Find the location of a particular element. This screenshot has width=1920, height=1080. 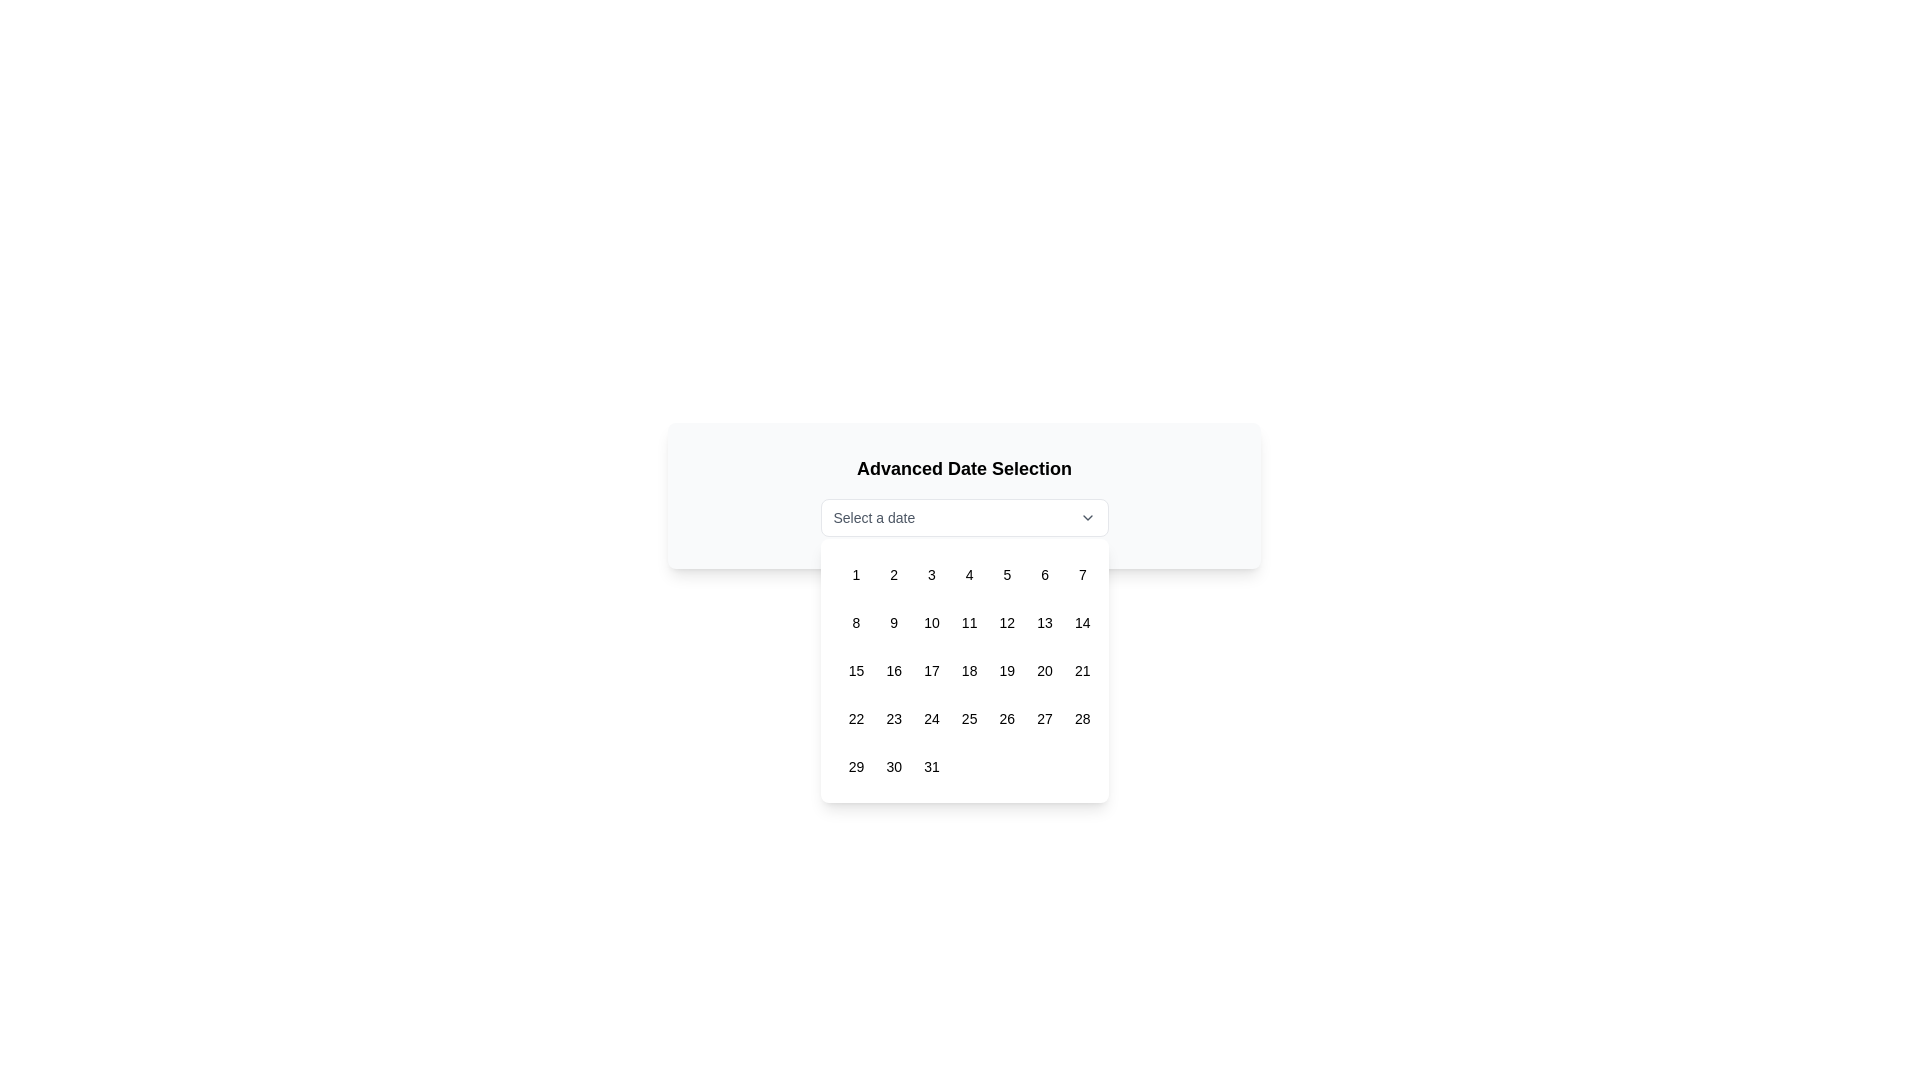

the button labeled '20' located in the third row and sixth column of a 7x5 grid layout is located at coordinates (1044, 671).